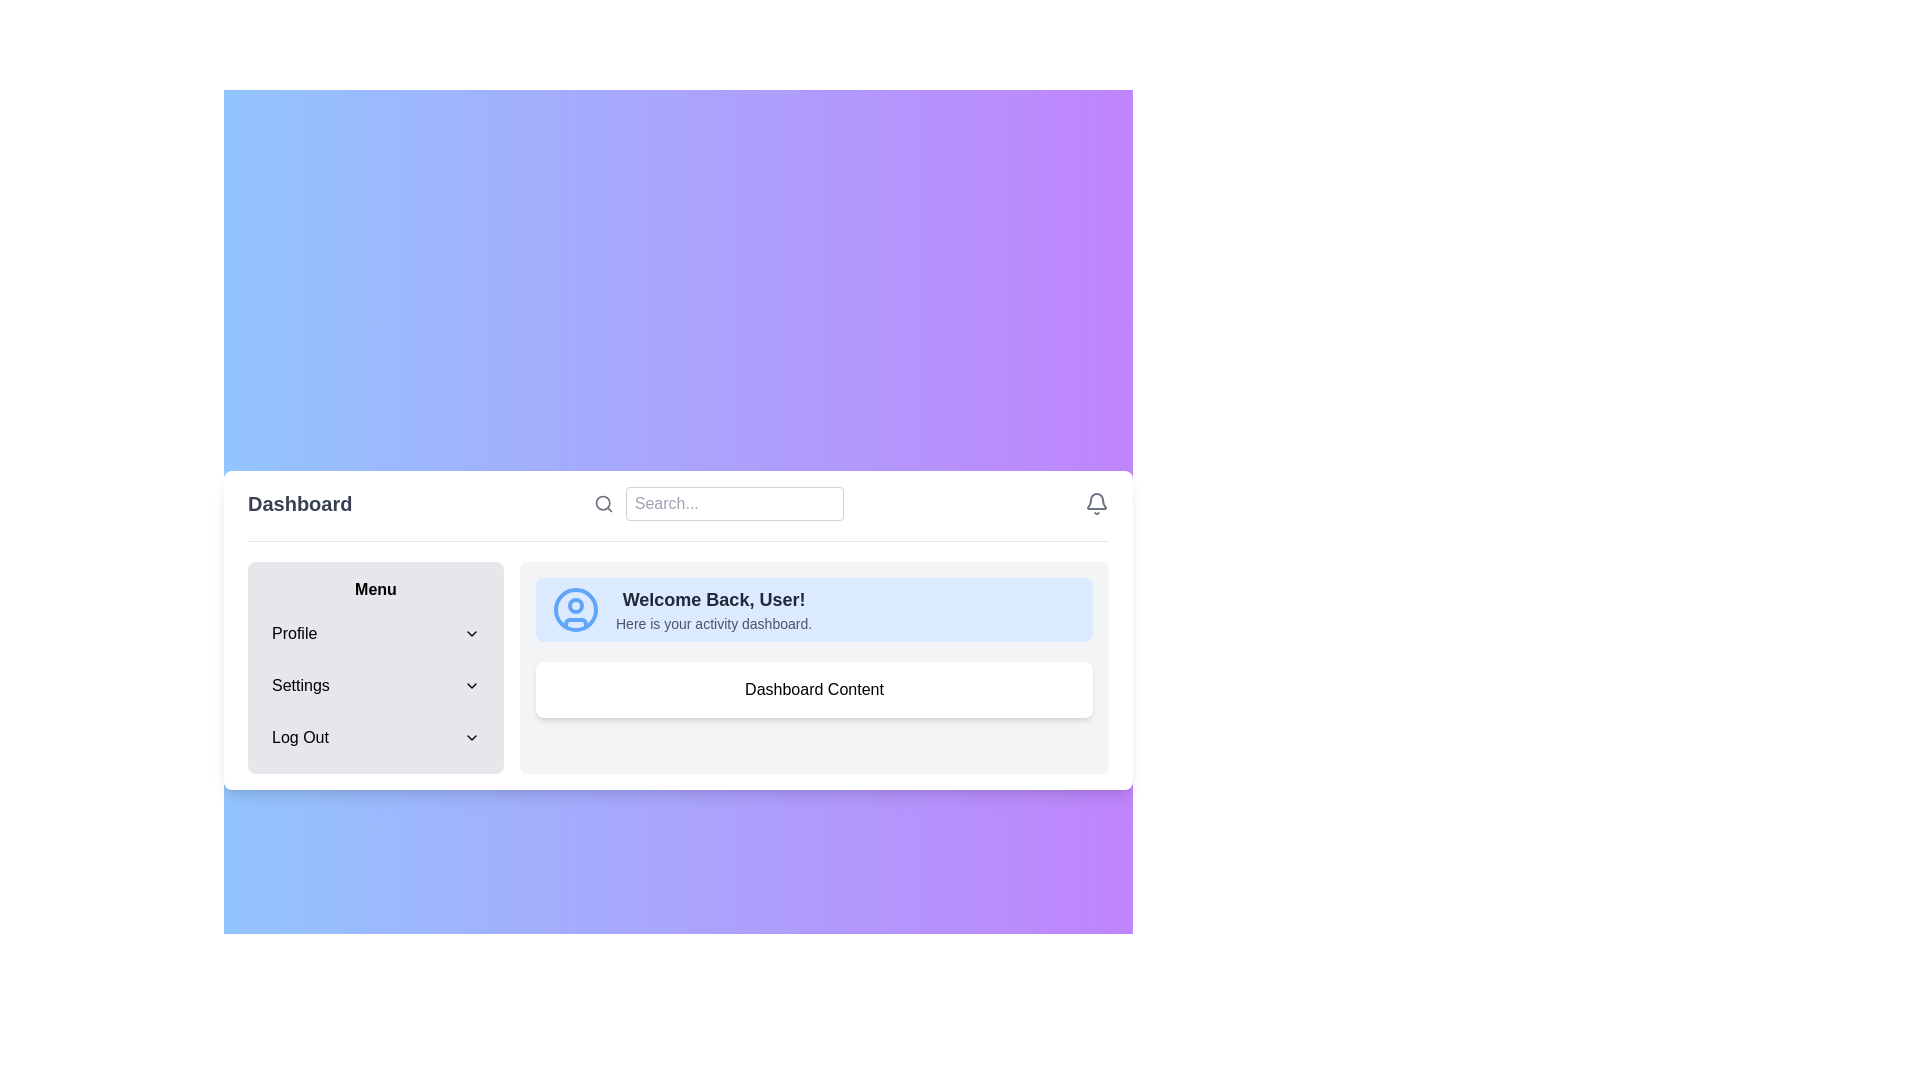 This screenshot has height=1080, width=1920. Describe the element at coordinates (575, 608) in the screenshot. I see `SVG Circle with a blue outline and light-colored fill, located within the user avatar icon in the 'Welcome Back, User!' section of the dashboard` at that location.